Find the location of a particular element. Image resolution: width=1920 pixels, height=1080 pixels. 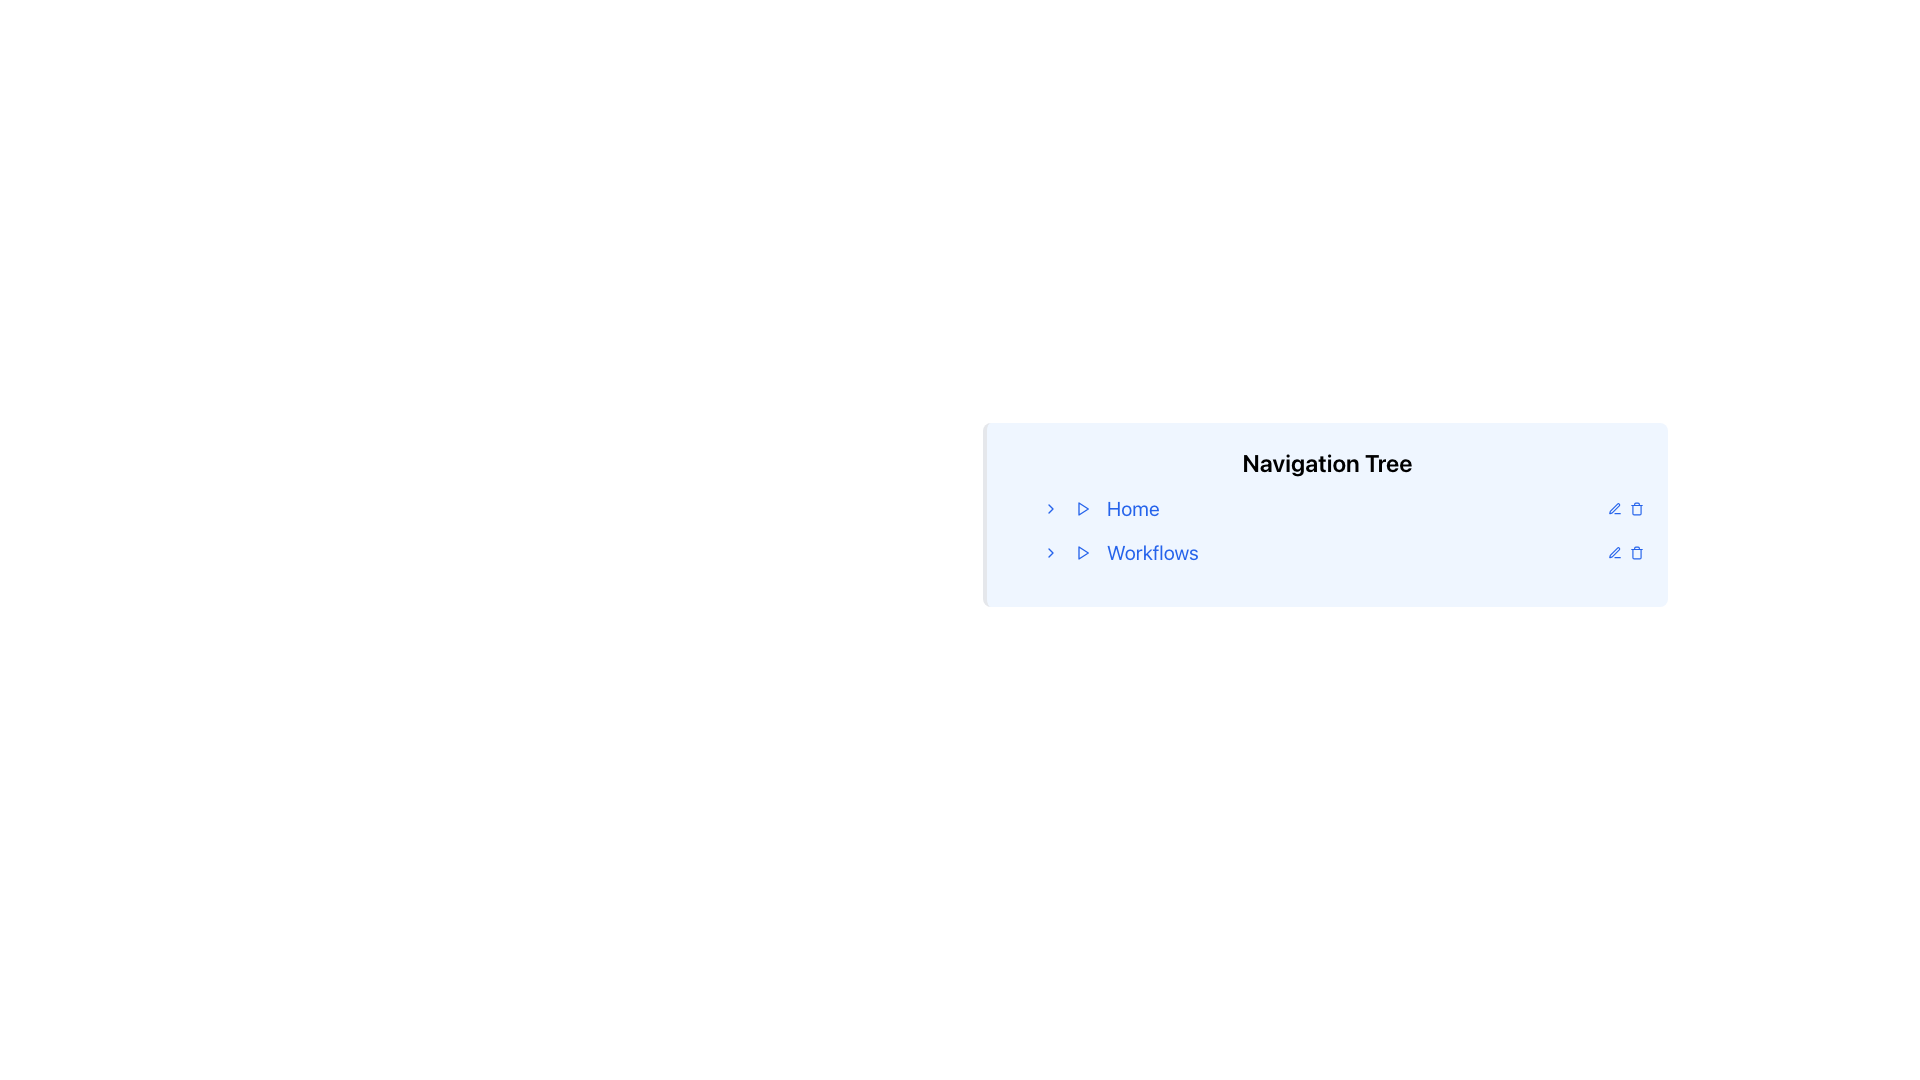

the chevron icon button is located at coordinates (1050, 508).